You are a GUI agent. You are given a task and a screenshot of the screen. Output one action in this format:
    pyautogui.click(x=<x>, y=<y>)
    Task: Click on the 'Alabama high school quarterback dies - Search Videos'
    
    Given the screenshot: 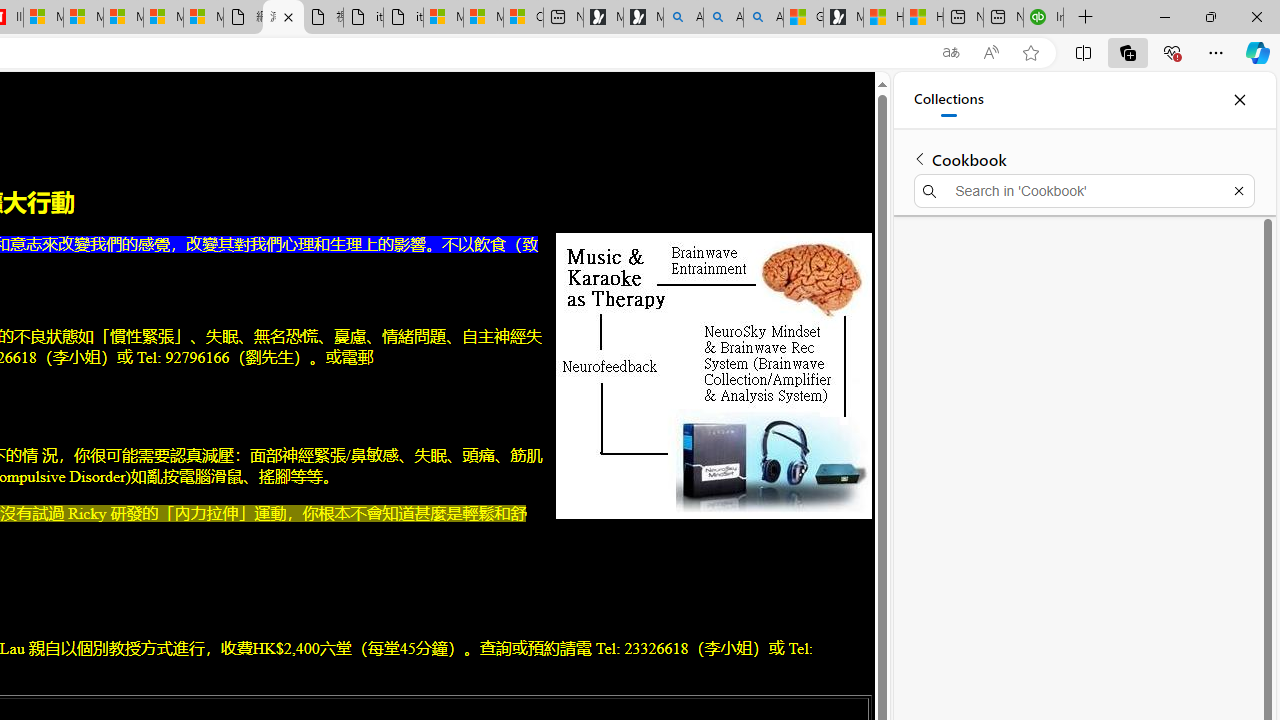 What is the action you would take?
    pyautogui.click(x=762, y=17)
    